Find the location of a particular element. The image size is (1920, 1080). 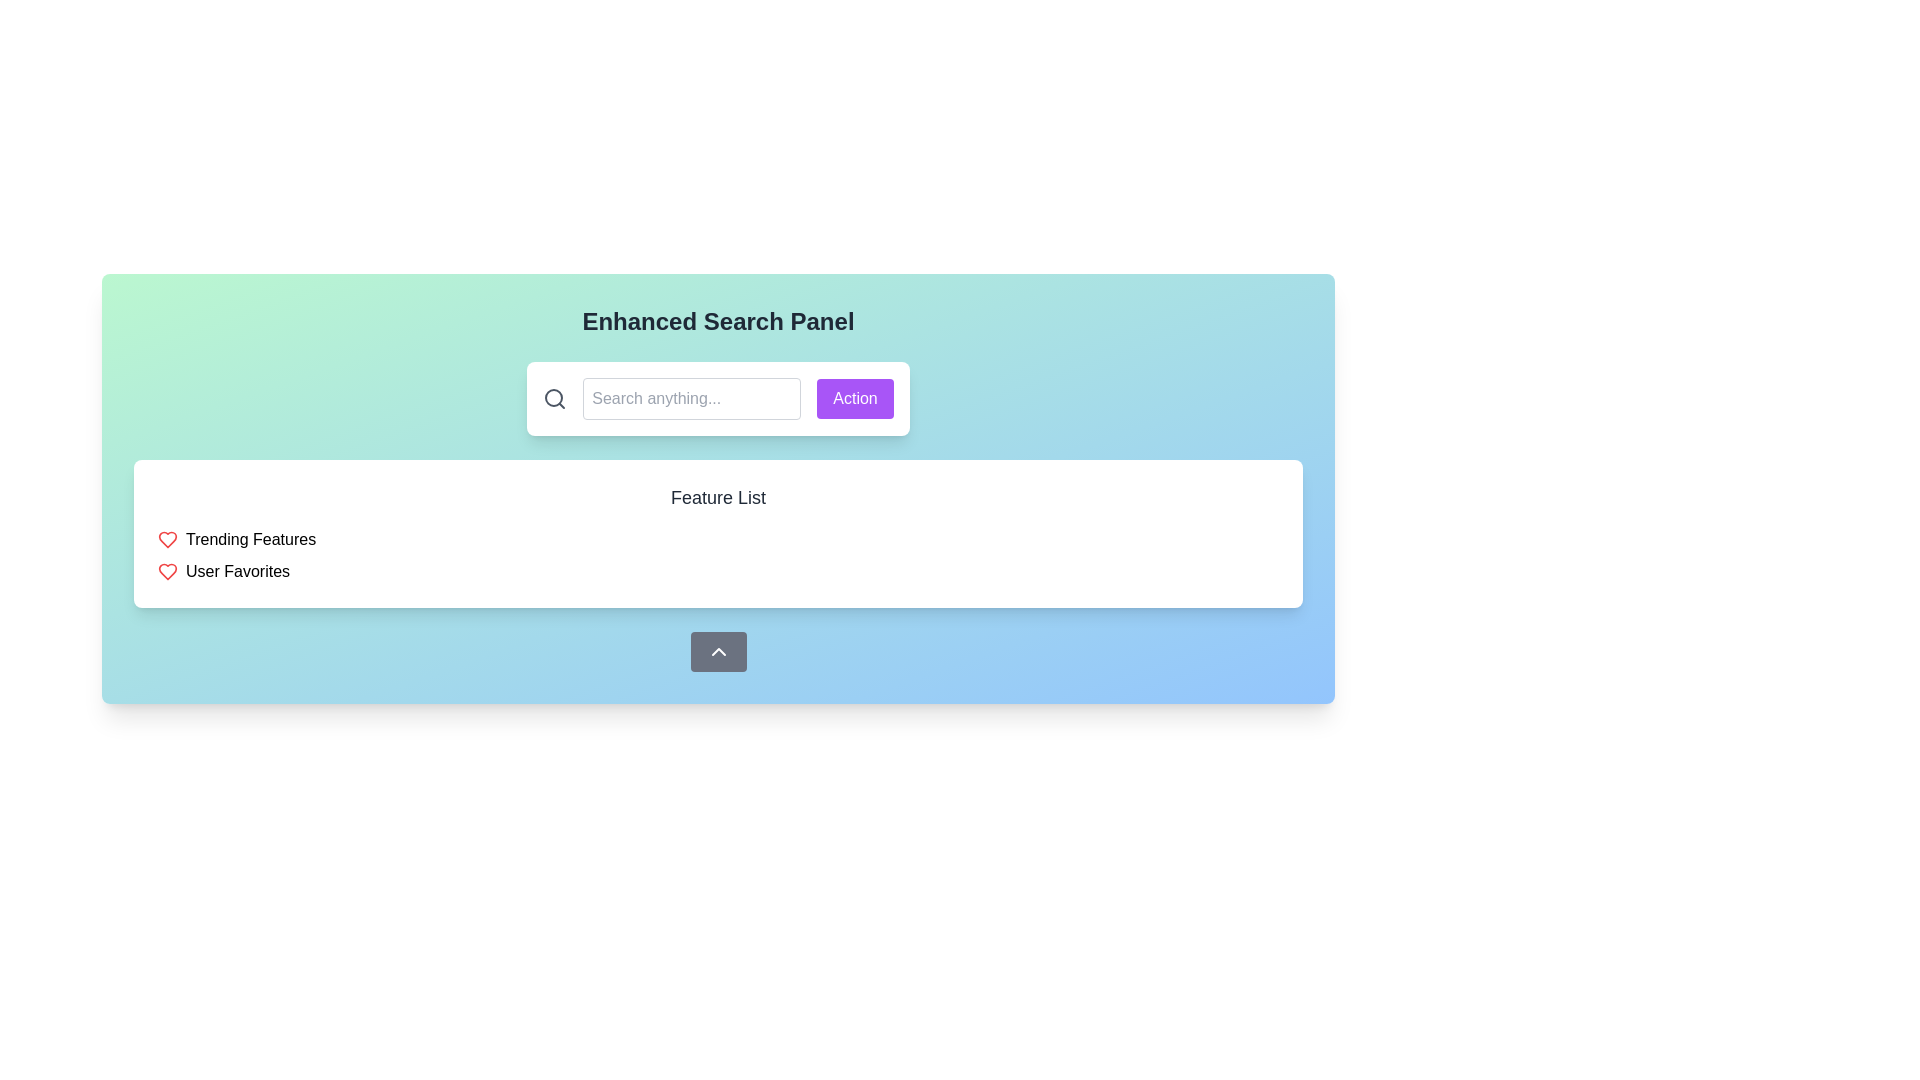

the upward-pointing chevron icon embedded within the button located above the bottom edge of the blue area on the interface is located at coordinates (718, 651).